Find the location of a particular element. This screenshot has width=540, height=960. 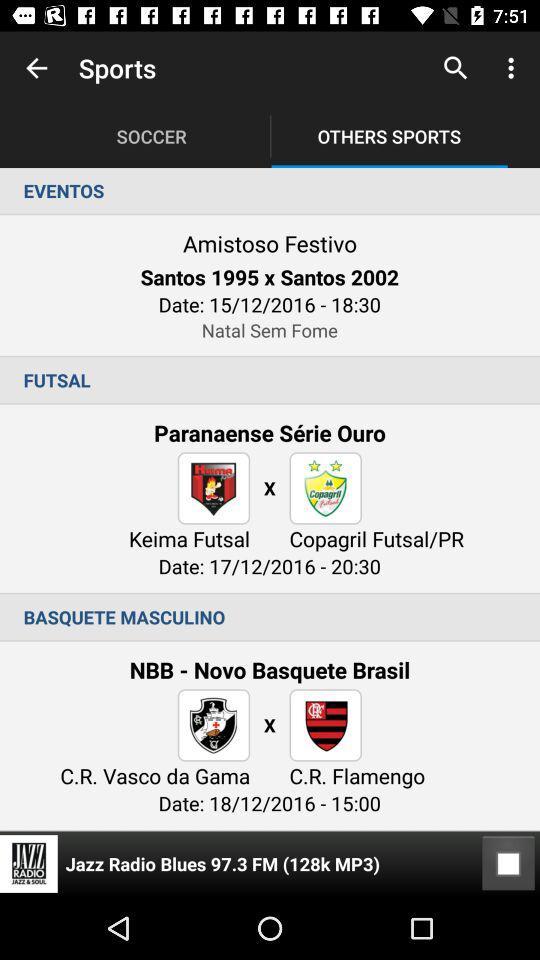

item next to jazz radio blues icon is located at coordinates (508, 863).